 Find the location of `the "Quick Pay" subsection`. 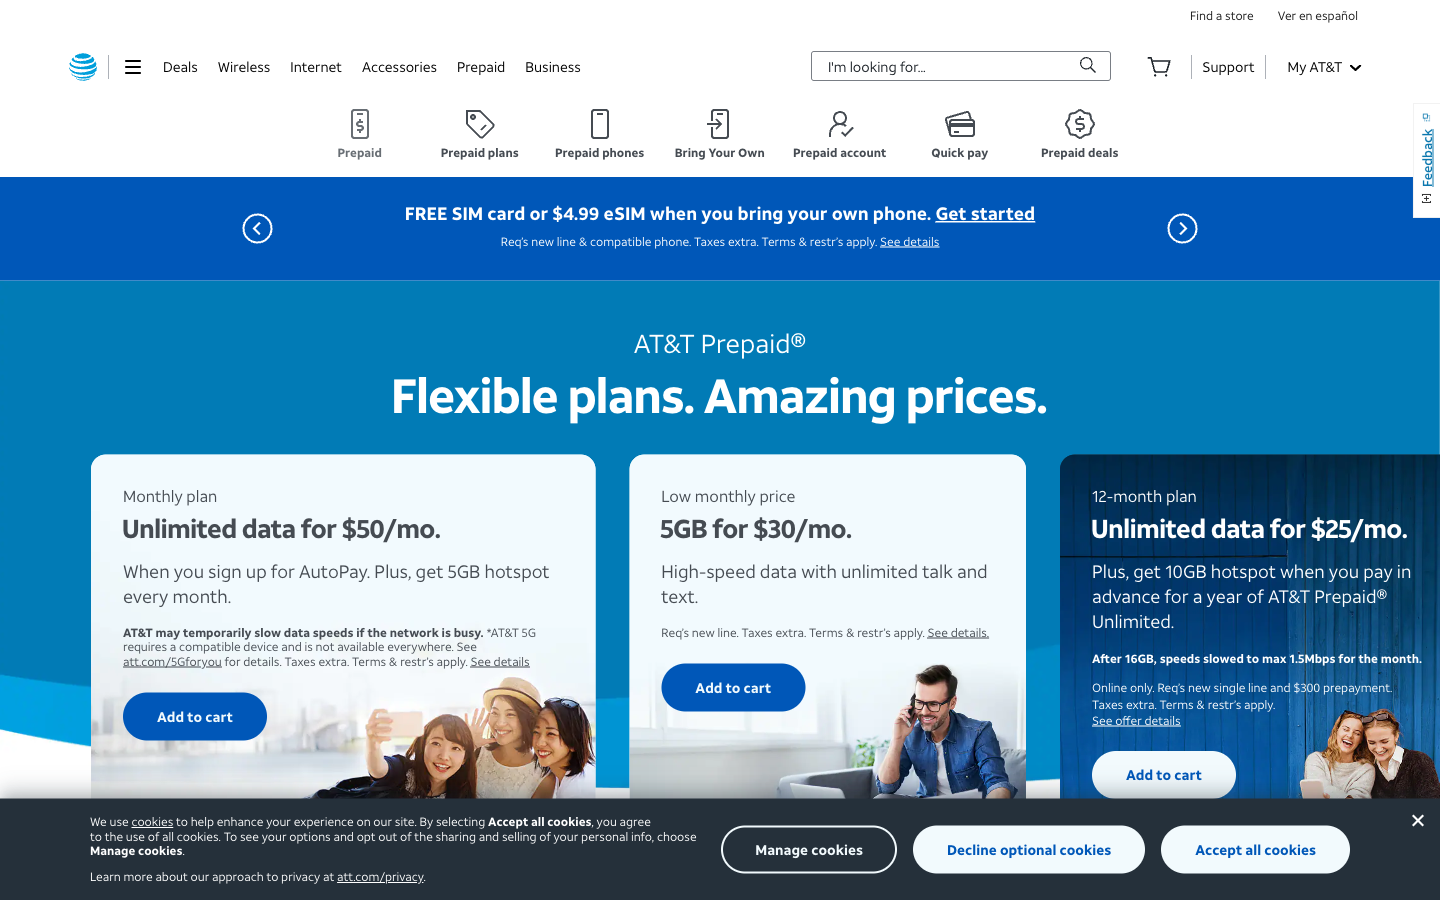

the "Quick Pay" subsection is located at coordinates (960, 134).